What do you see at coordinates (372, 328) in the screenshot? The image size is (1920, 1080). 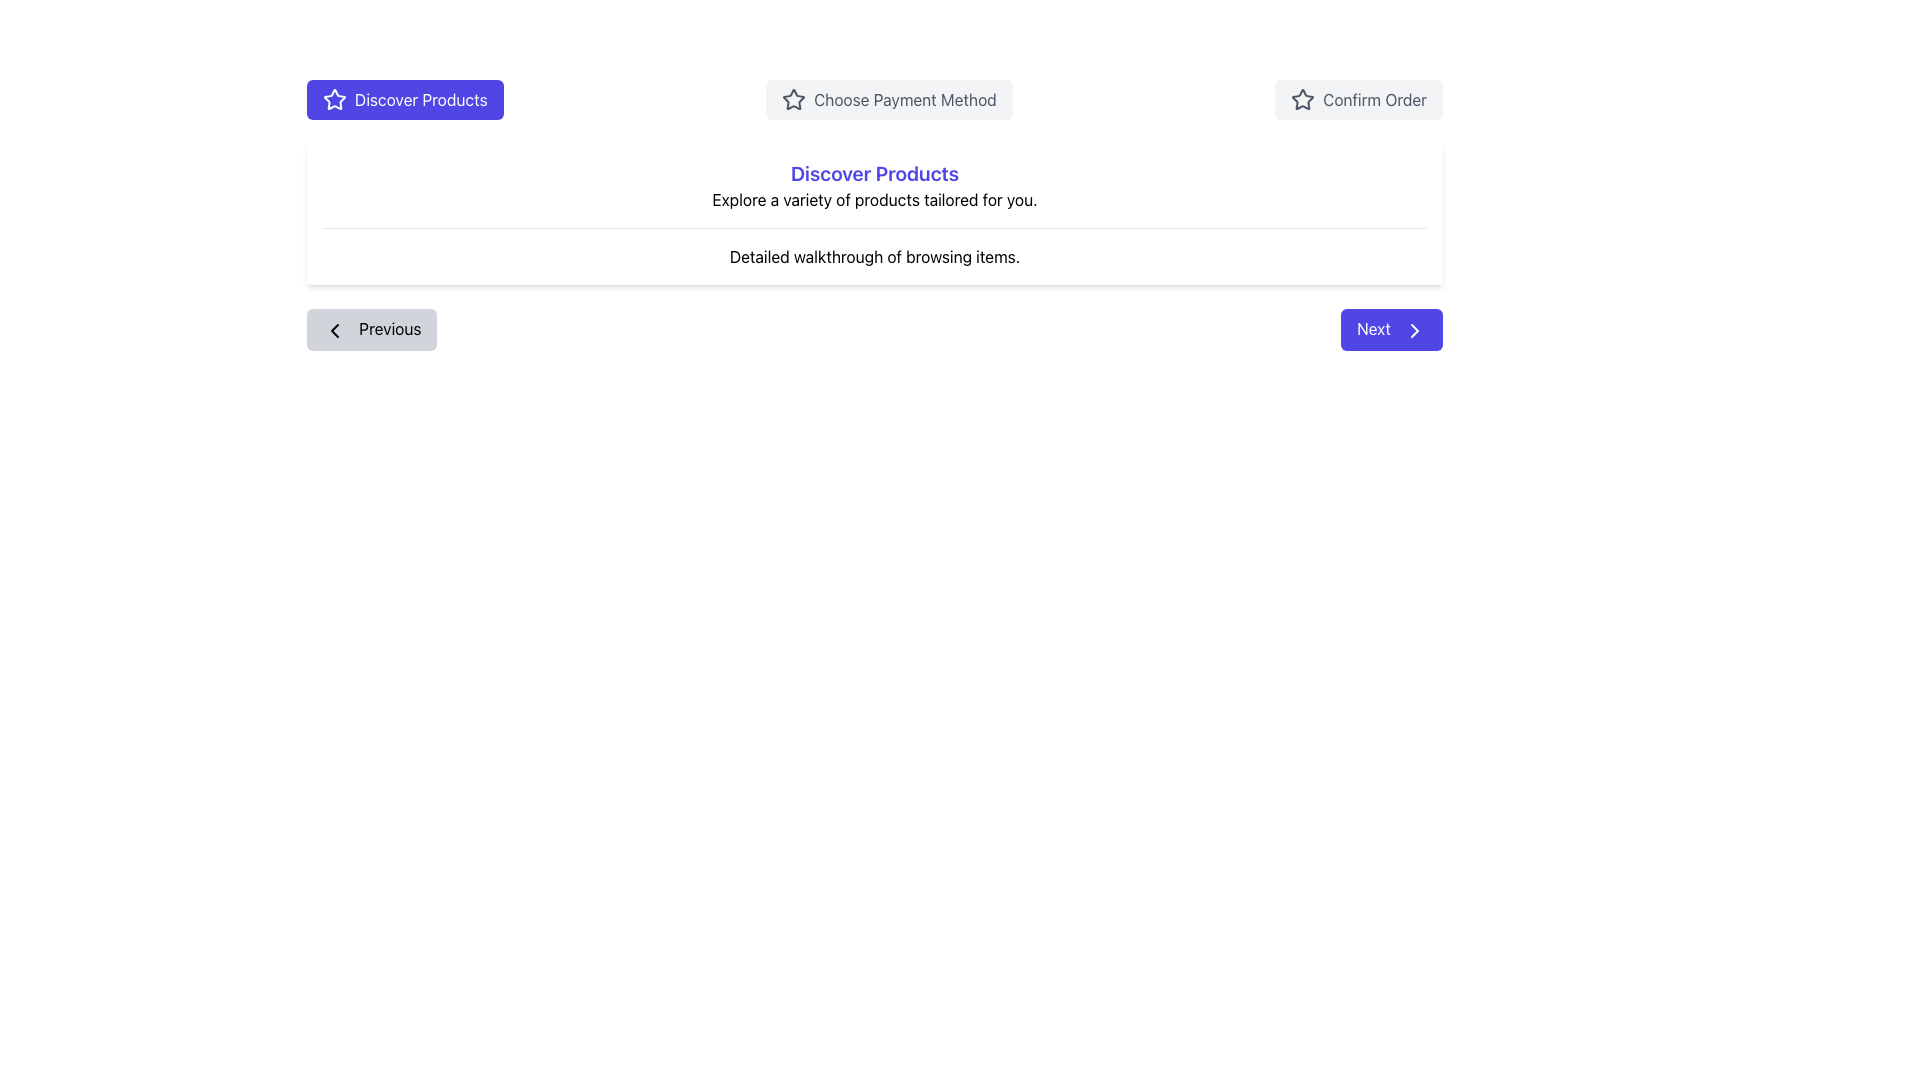 I see `the button located on the left side of the bottom navigation bar` at bounding box center [372, 328].